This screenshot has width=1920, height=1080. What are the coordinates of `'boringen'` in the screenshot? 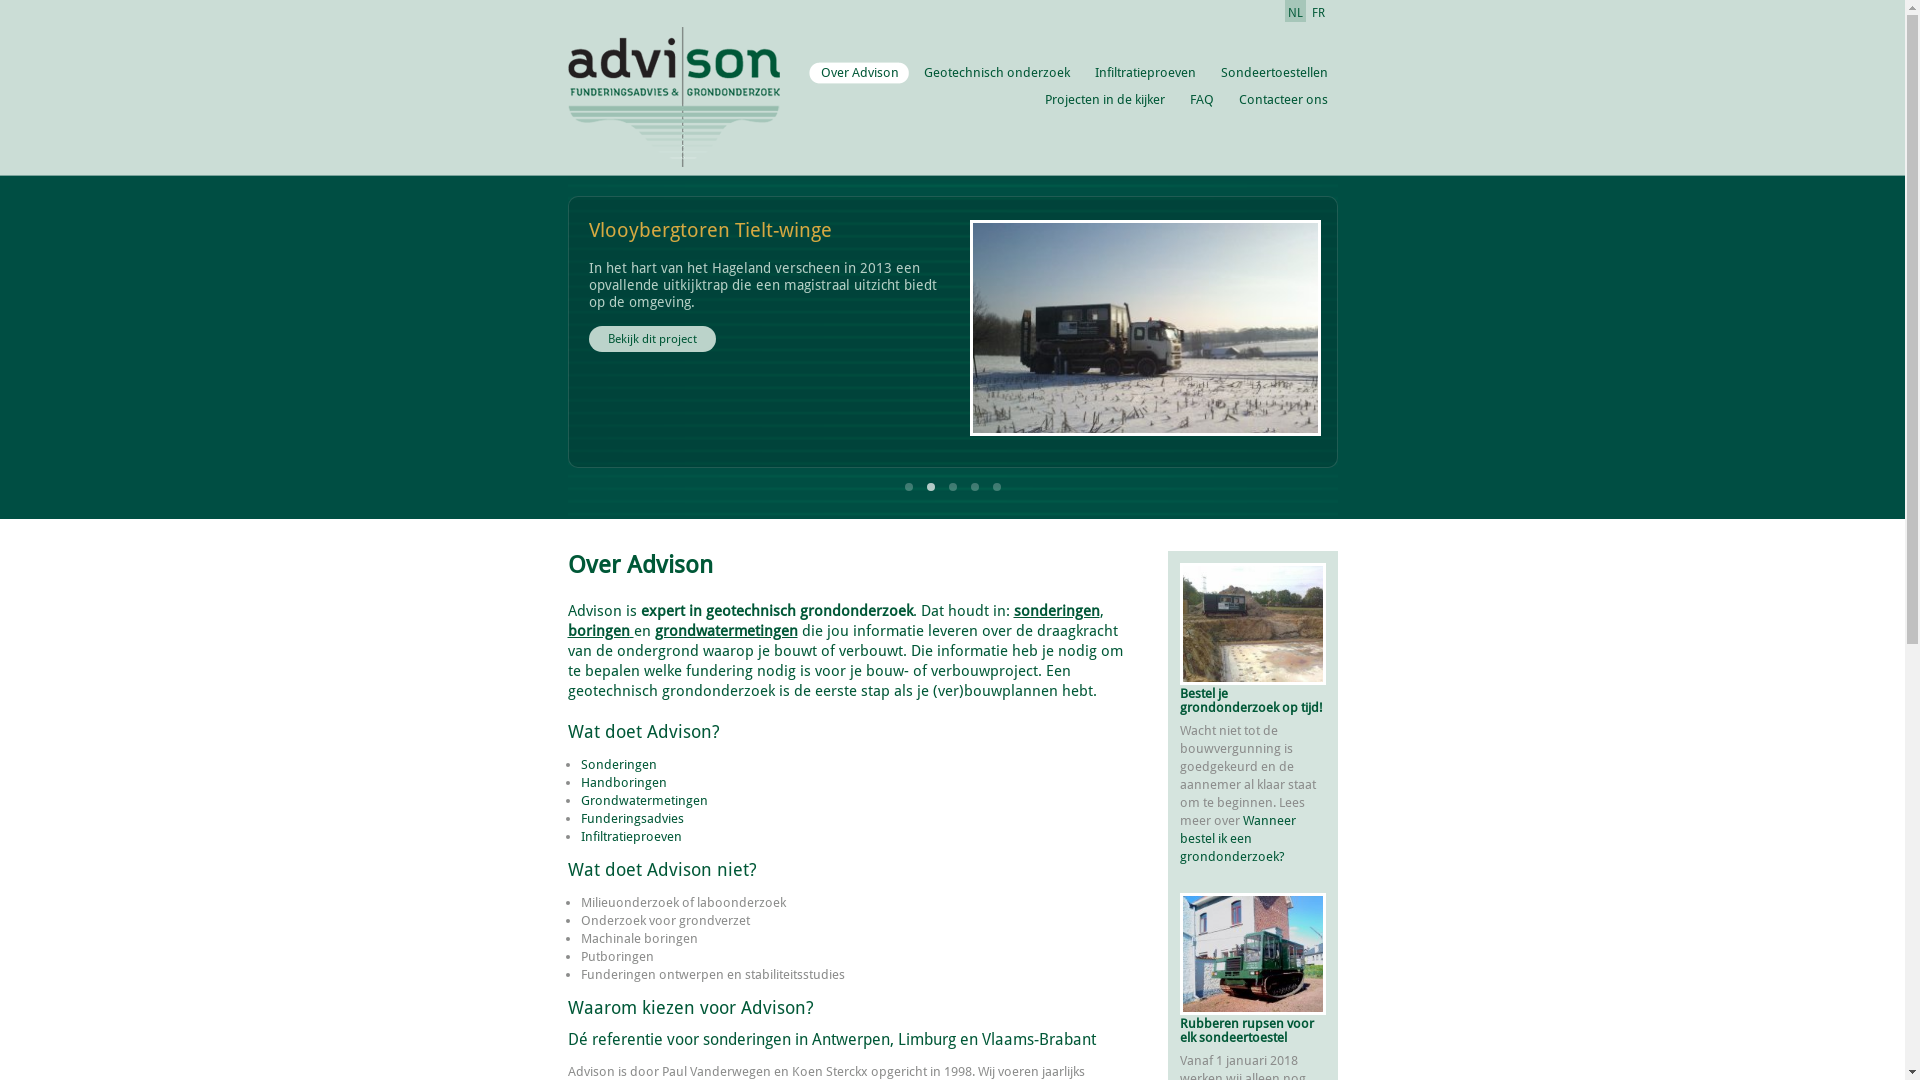 It's located at (566, 631).